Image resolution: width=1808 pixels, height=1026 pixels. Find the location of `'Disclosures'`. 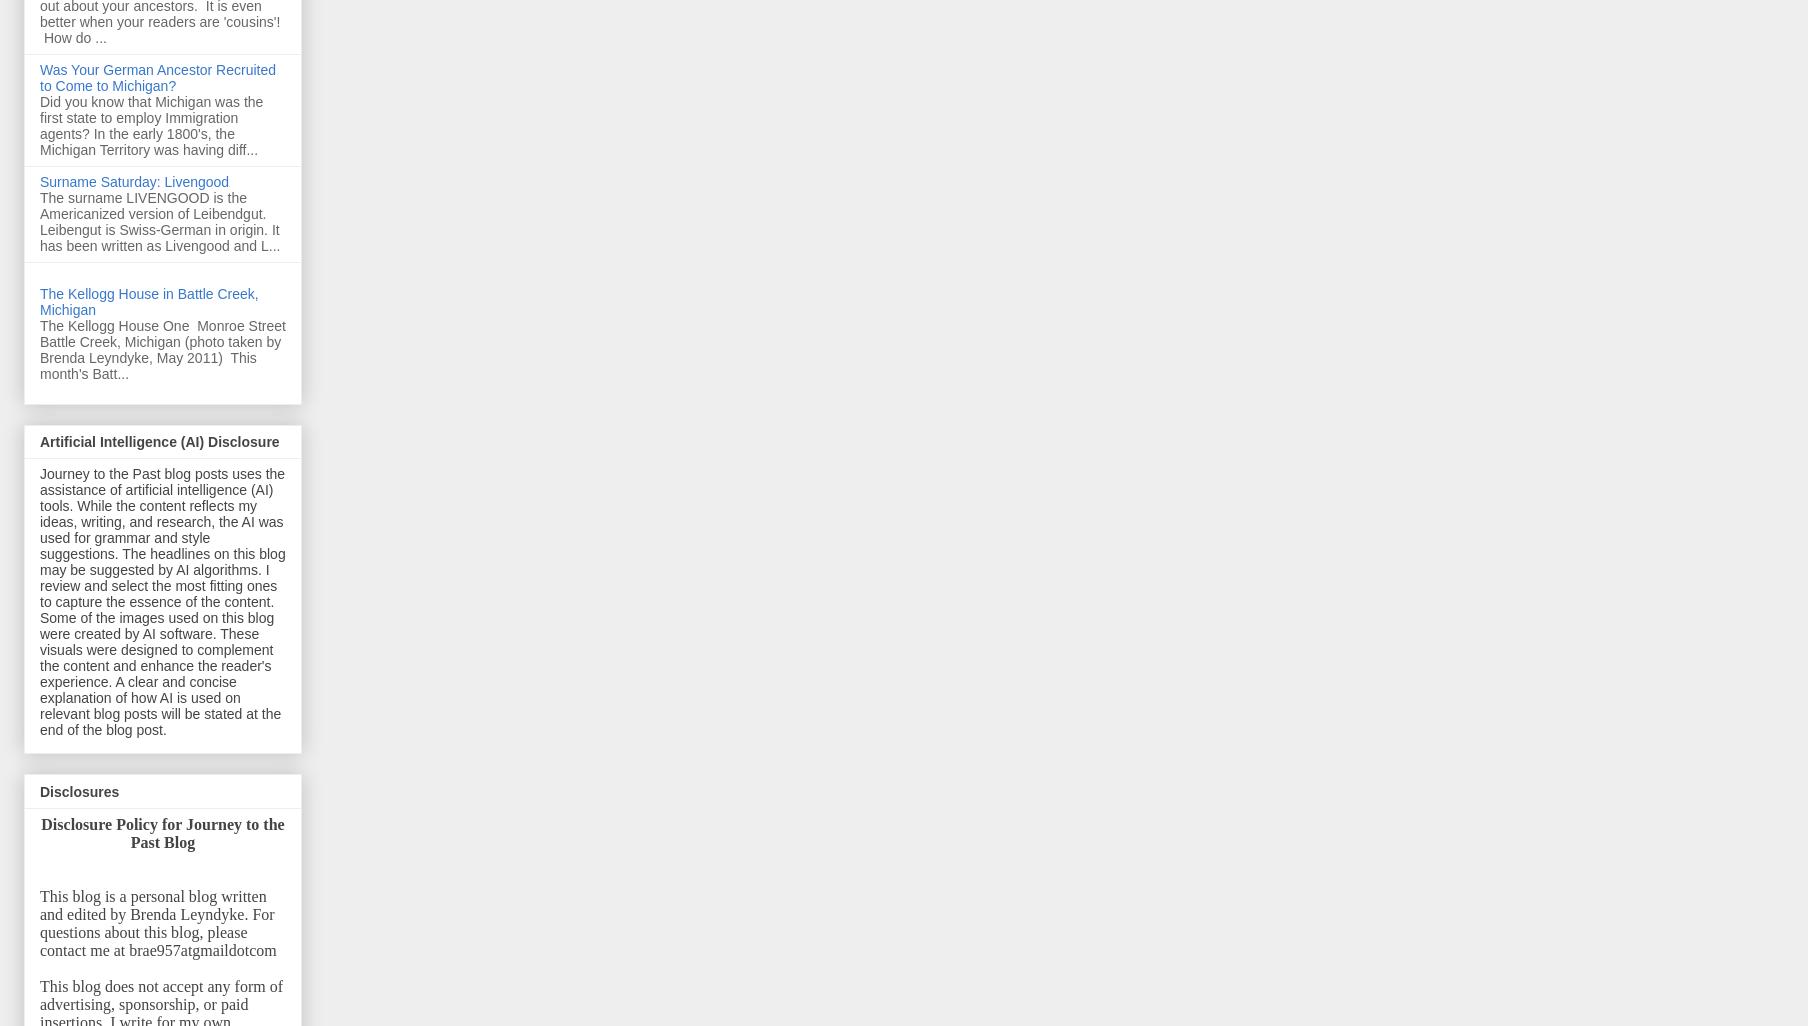

'Disclosures' is located at coordinates (78, 790).